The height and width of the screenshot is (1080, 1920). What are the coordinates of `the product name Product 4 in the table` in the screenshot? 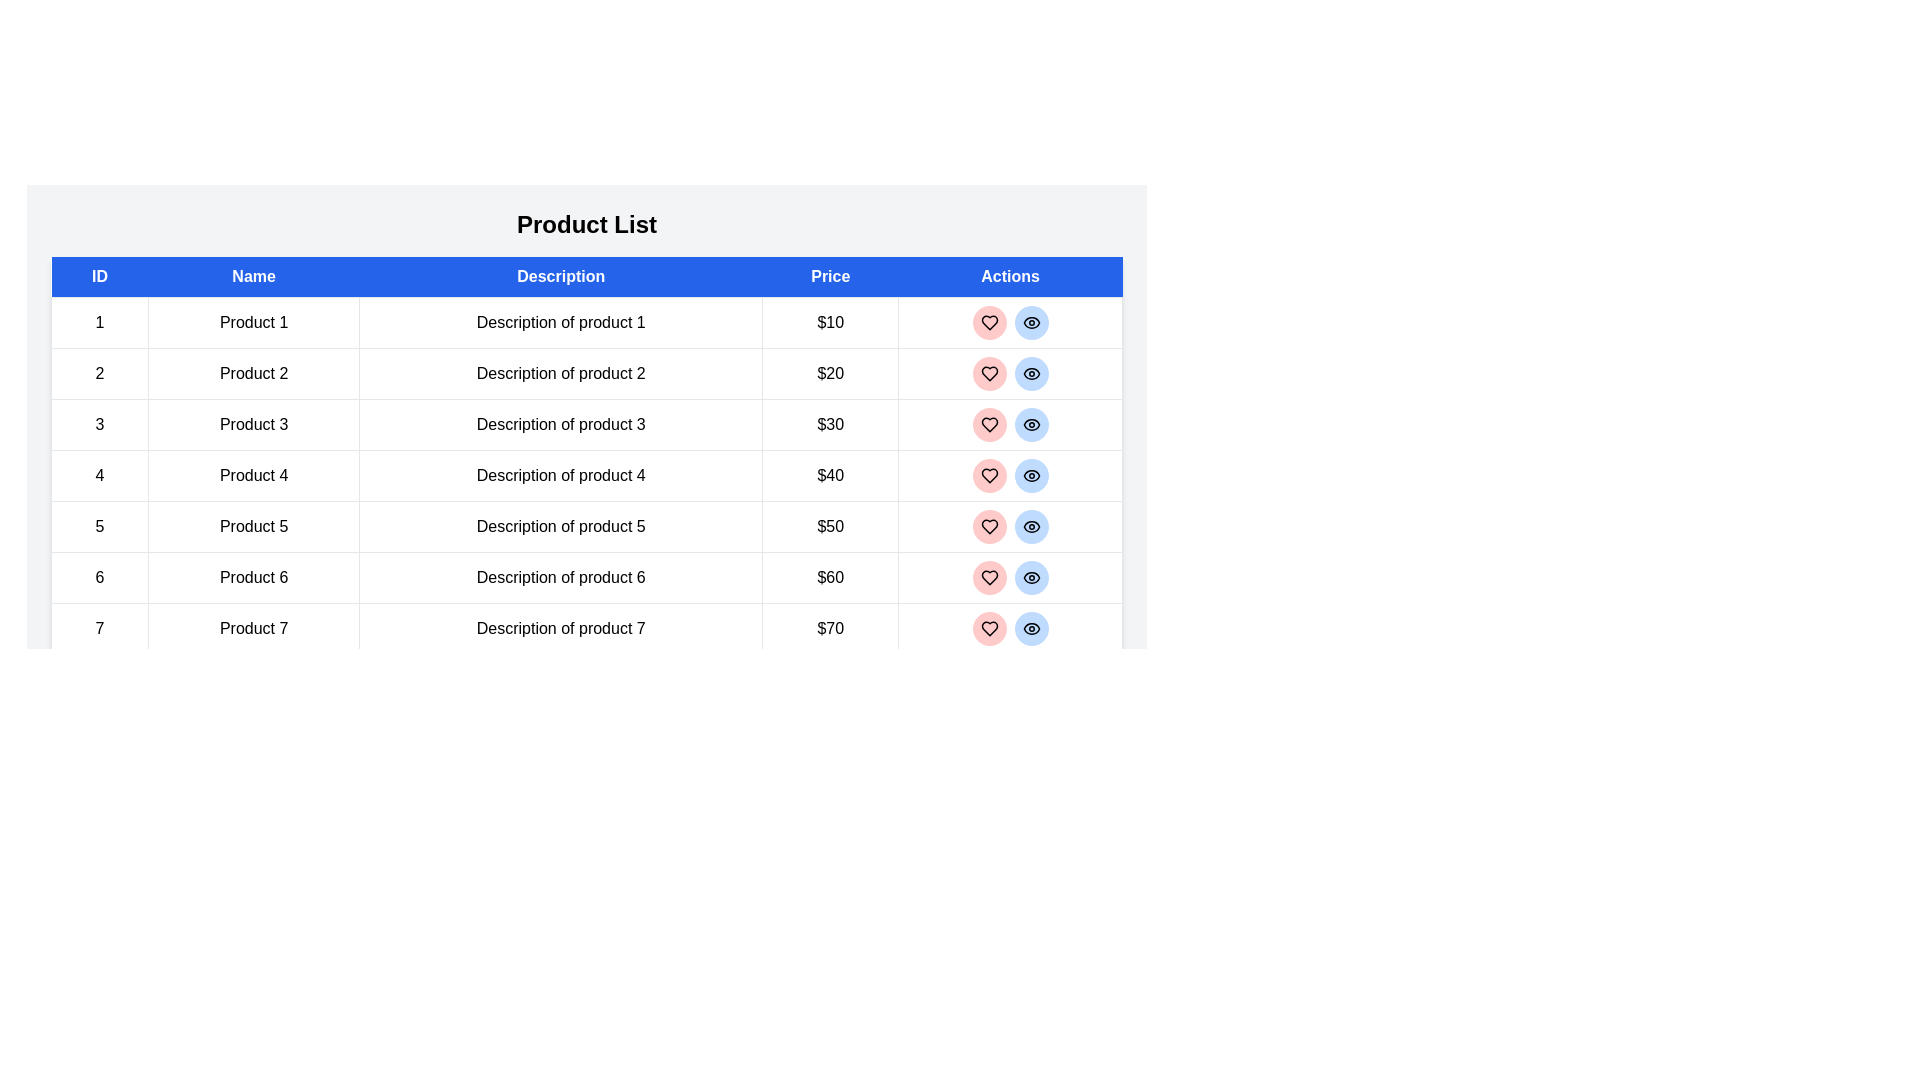 It's located at (253, 475).